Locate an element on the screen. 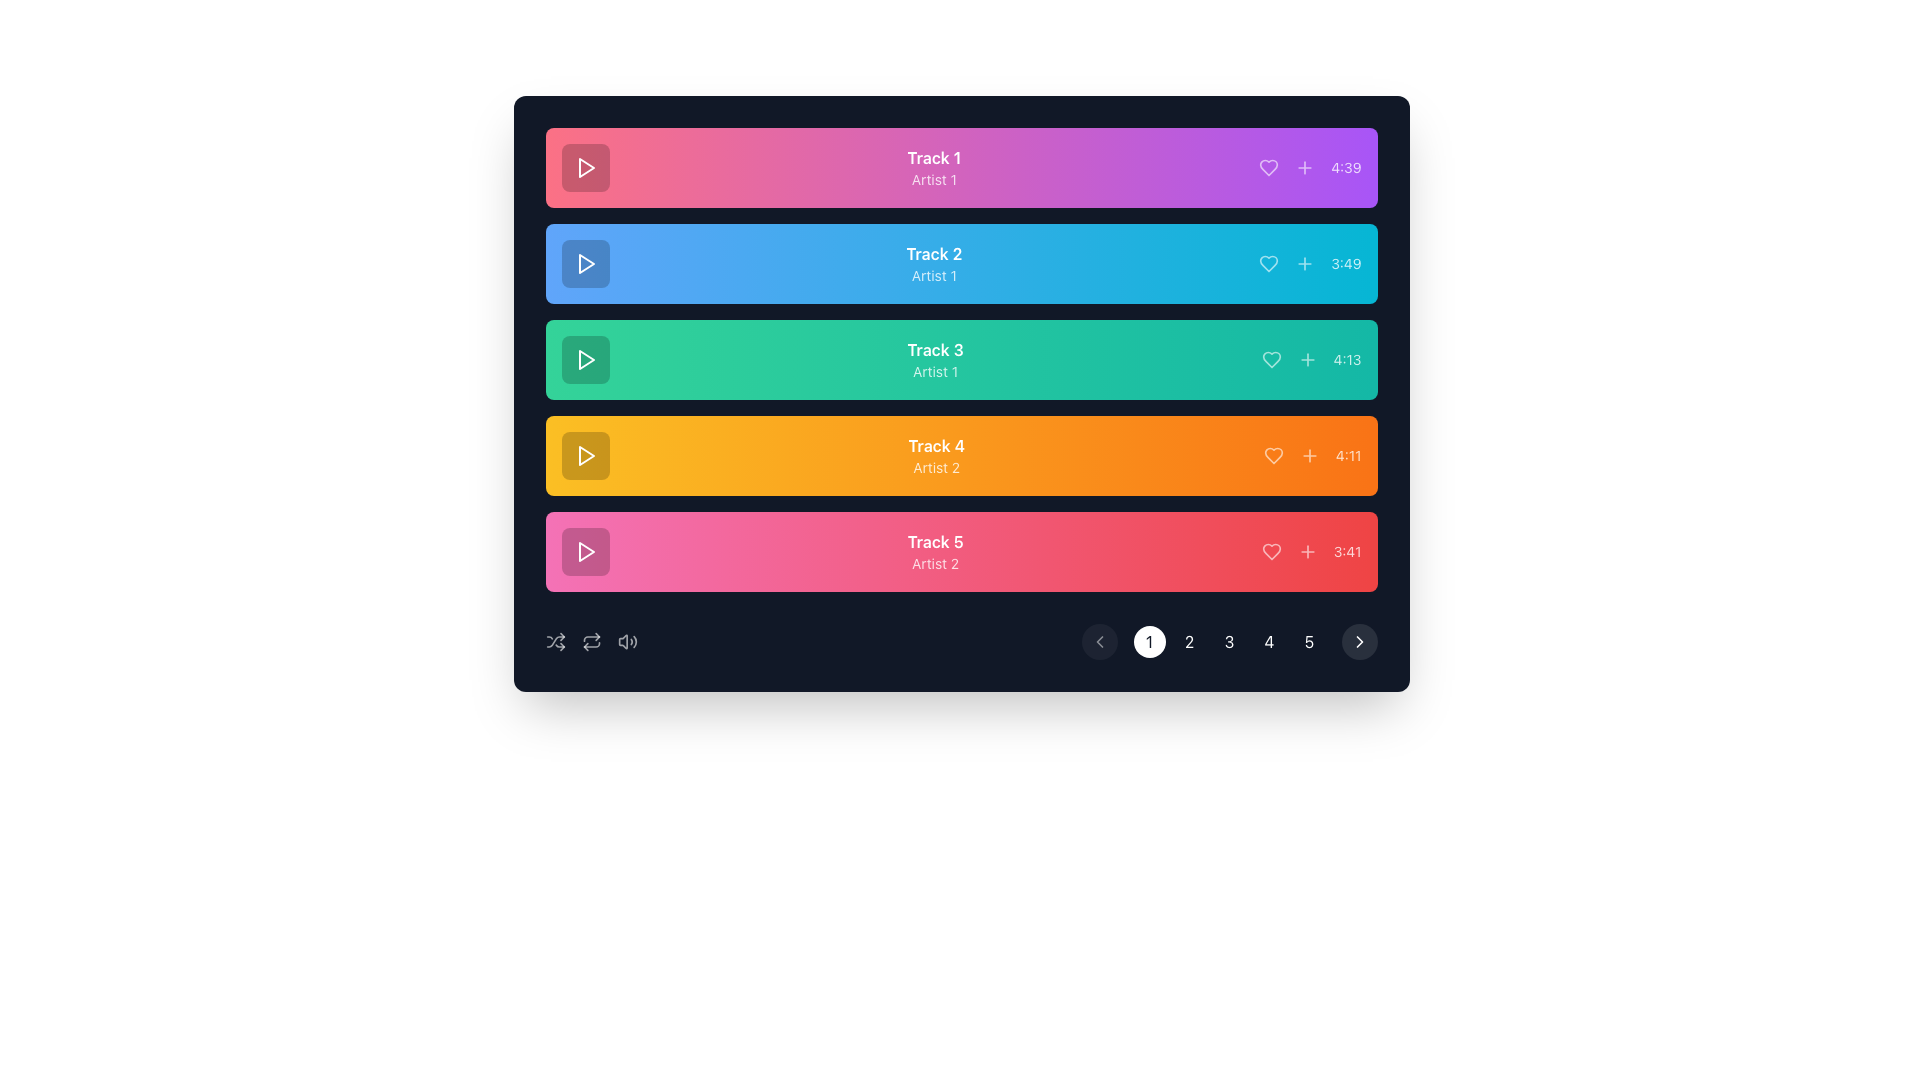 The width and height of the screenshot is (1920, 1080). the play button for 'Track 1' to initiate playback of the associated track is located at coordinates (584, 167).